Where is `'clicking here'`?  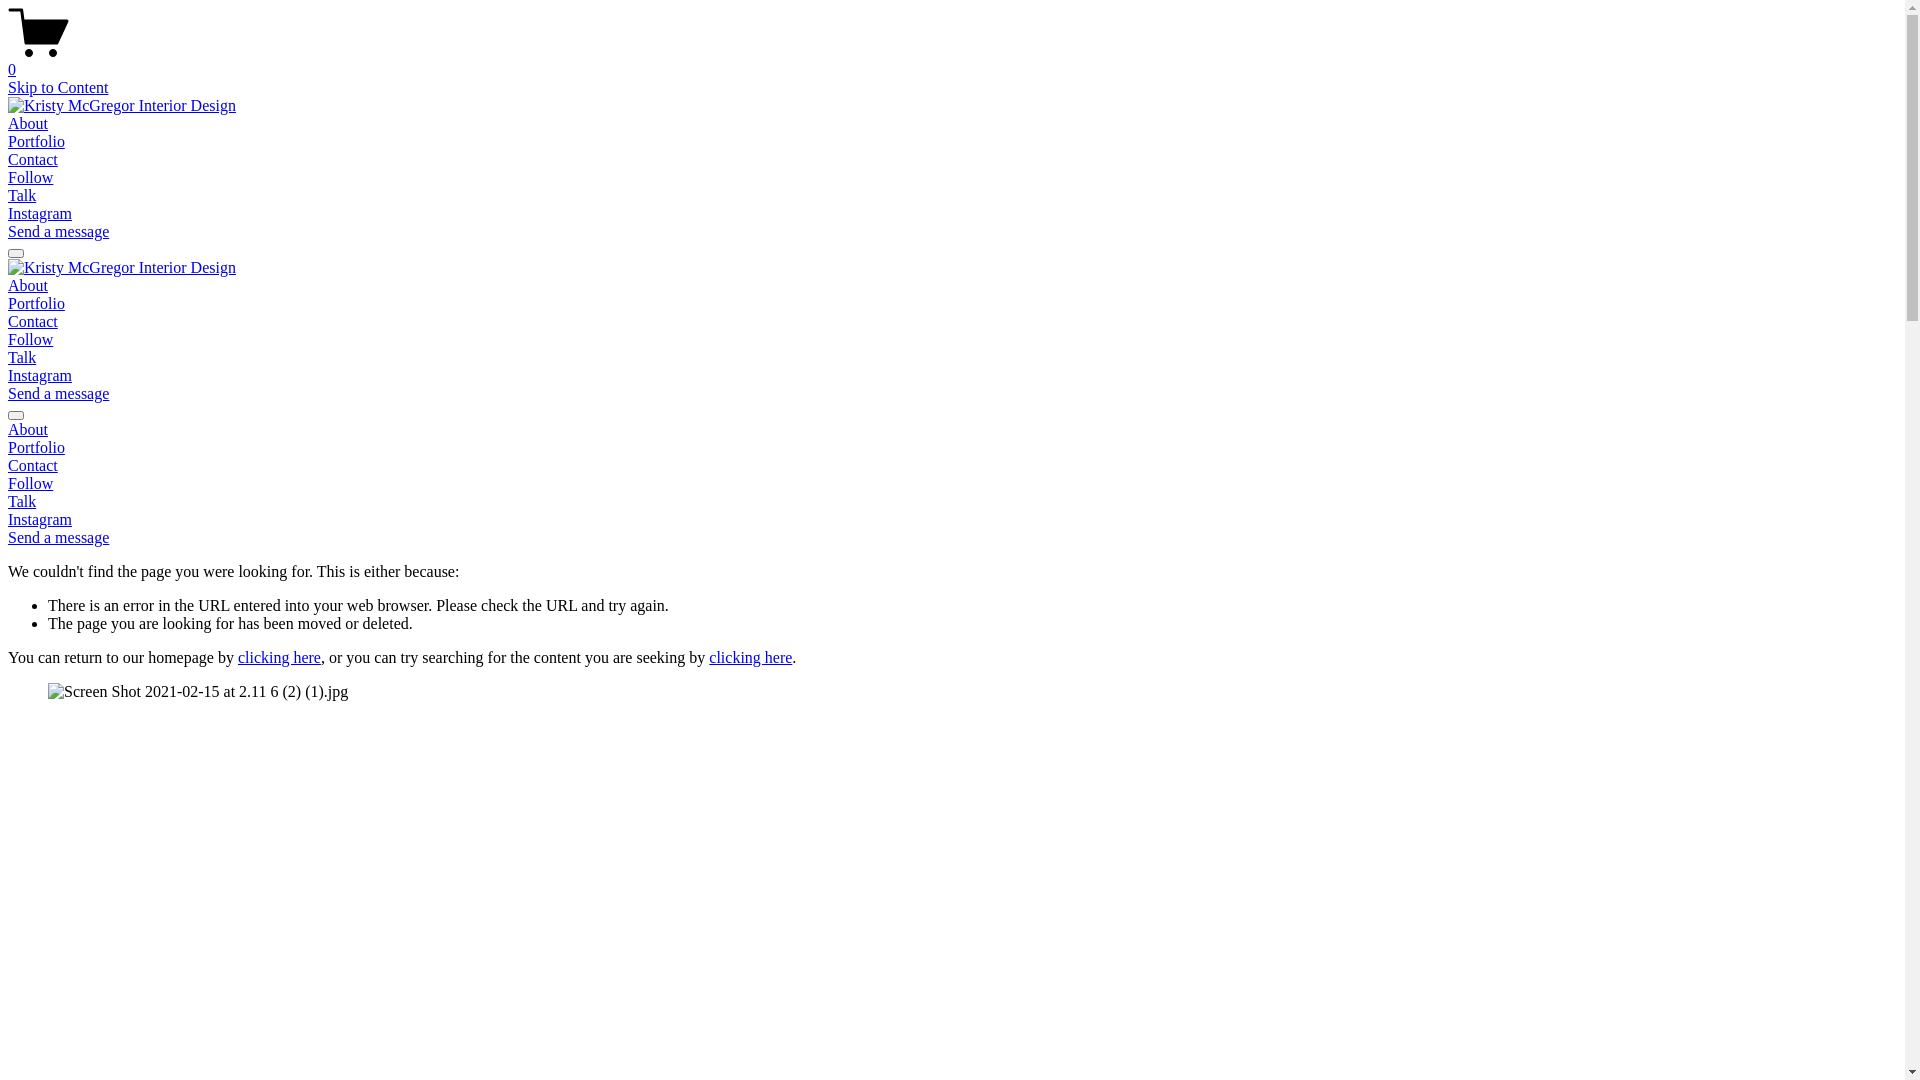
'clicking here' is located at coordinates (709, 657).